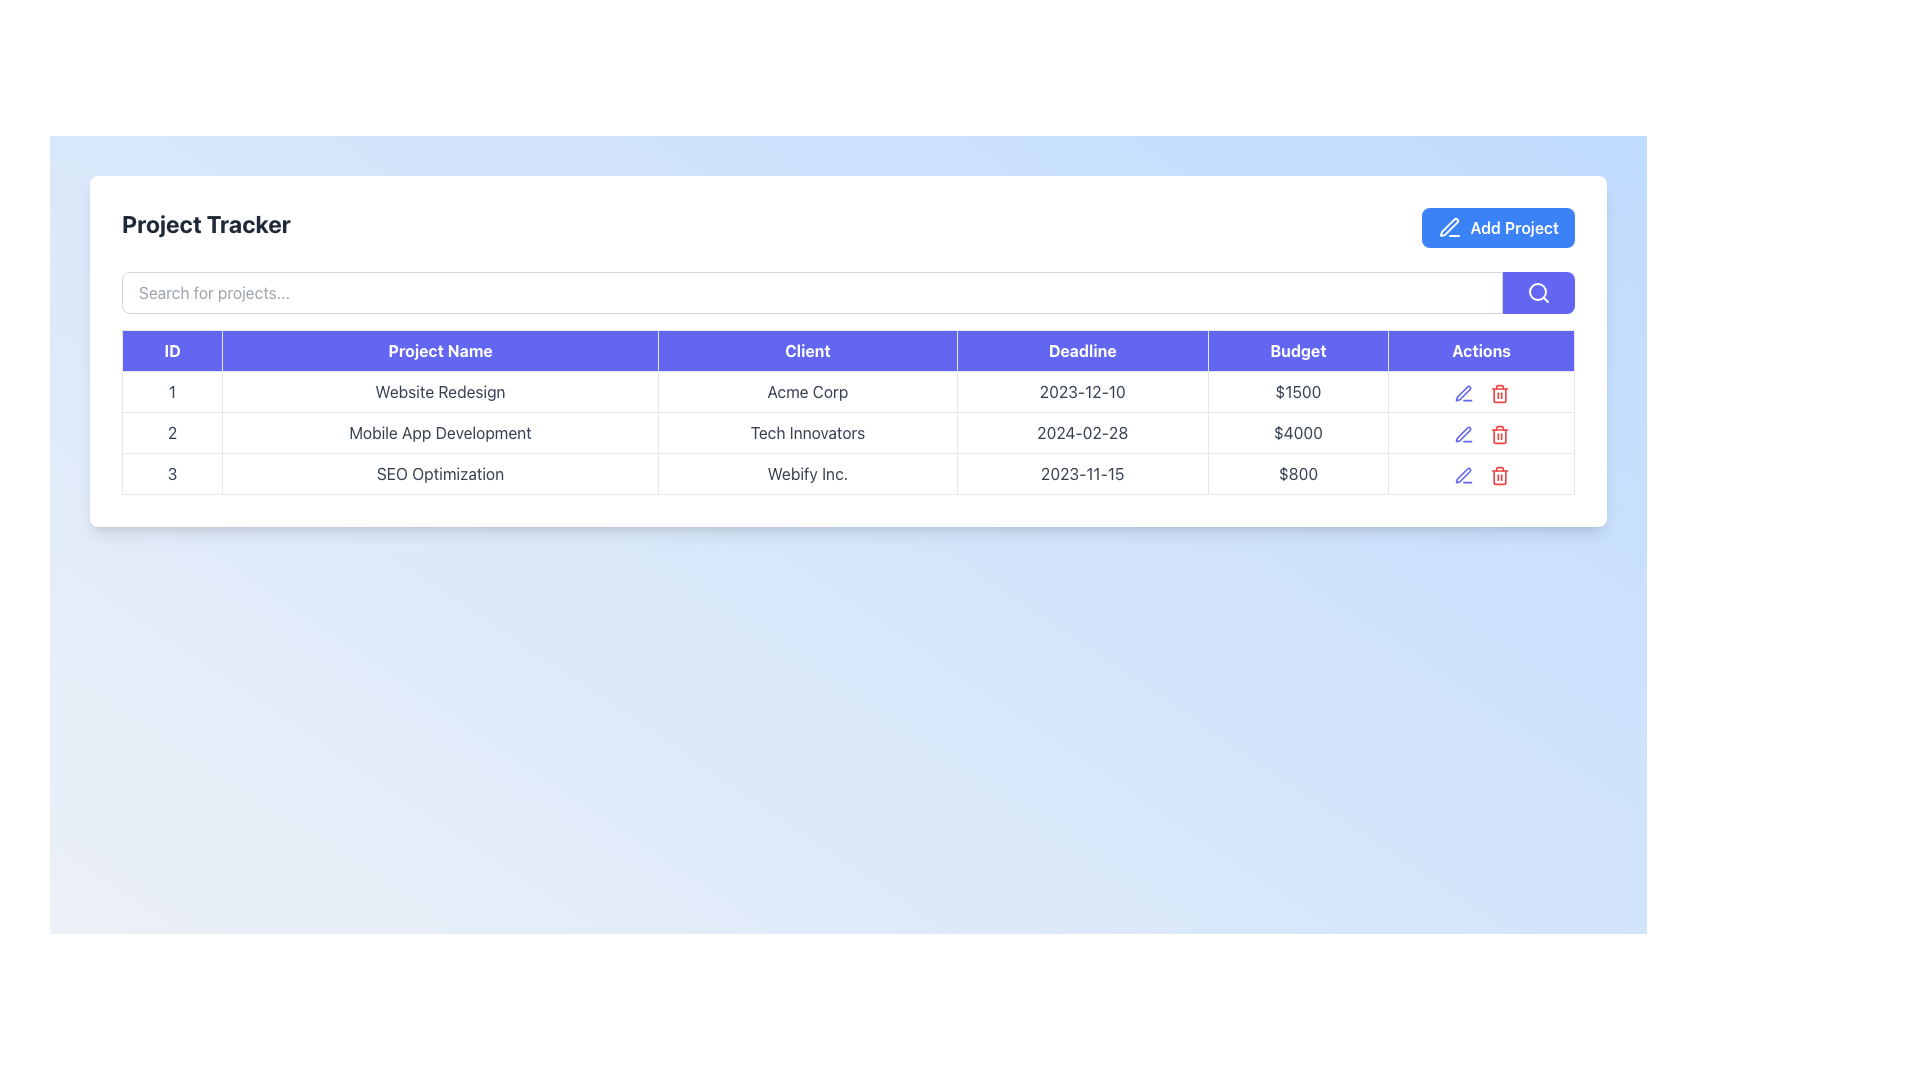 This screenshot has width=1920, height=1080. I want to click on the 'SEO Optimization' text display, which is located in the third row of the table under the 'Project Name' column, so click(439, 474).